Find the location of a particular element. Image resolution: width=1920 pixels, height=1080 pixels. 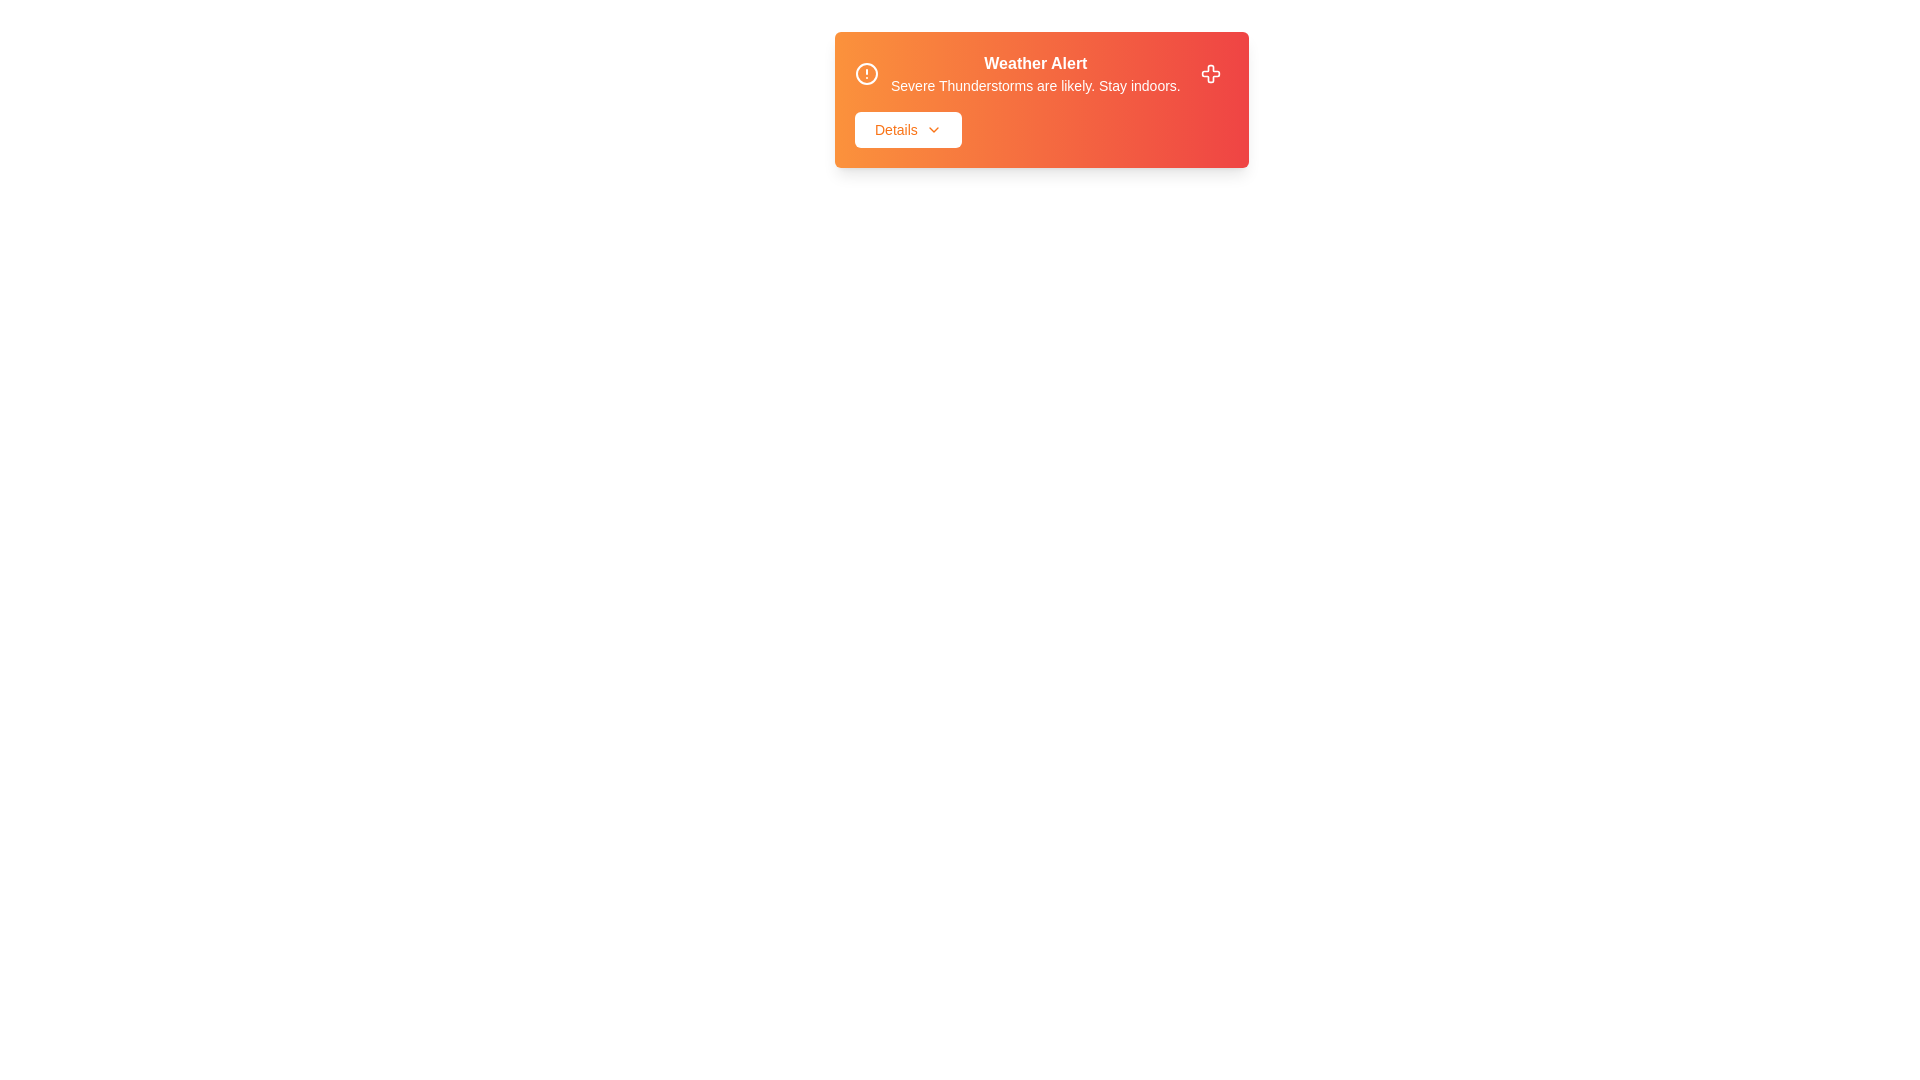

the close button to hide the notification is located at coordinates (1209, 72).